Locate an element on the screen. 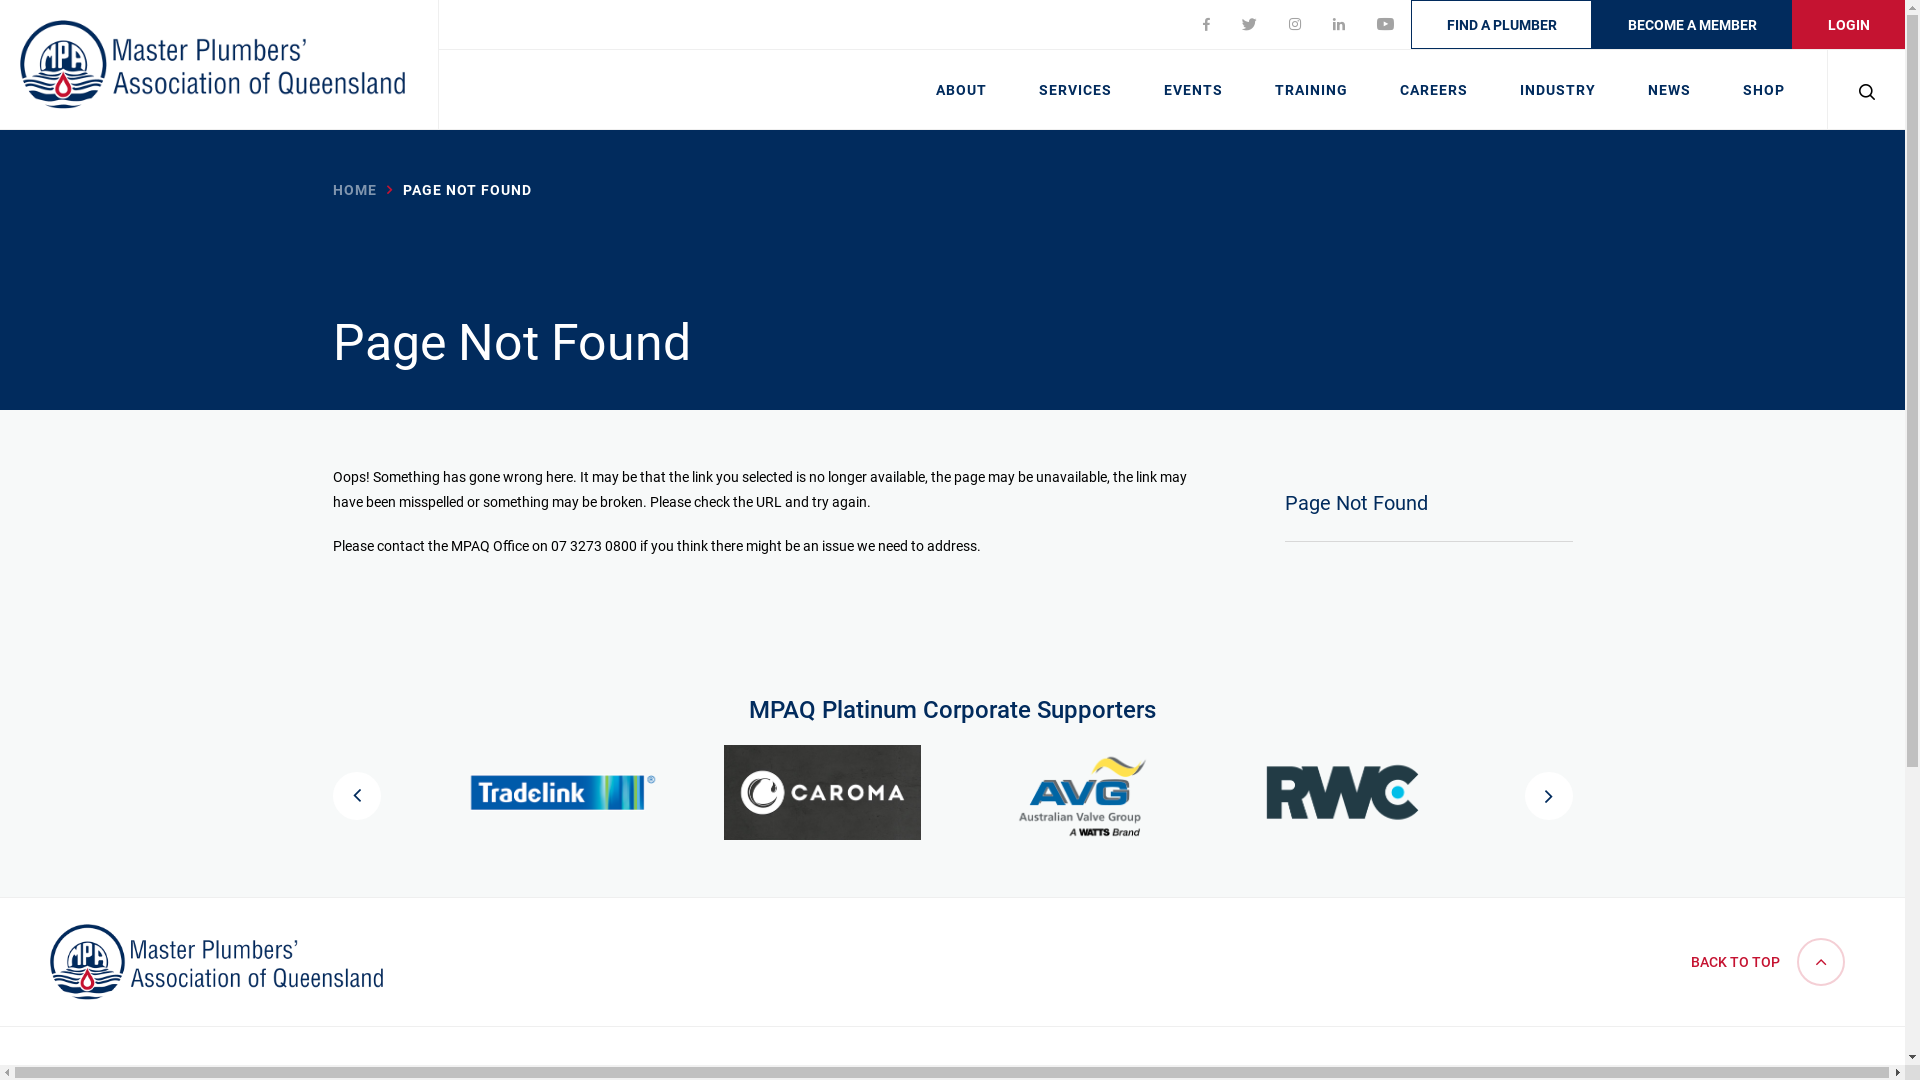 This screenshot has height=1080, width=1920. 'INDUSTRY' is located at coordinates (1557, 87).